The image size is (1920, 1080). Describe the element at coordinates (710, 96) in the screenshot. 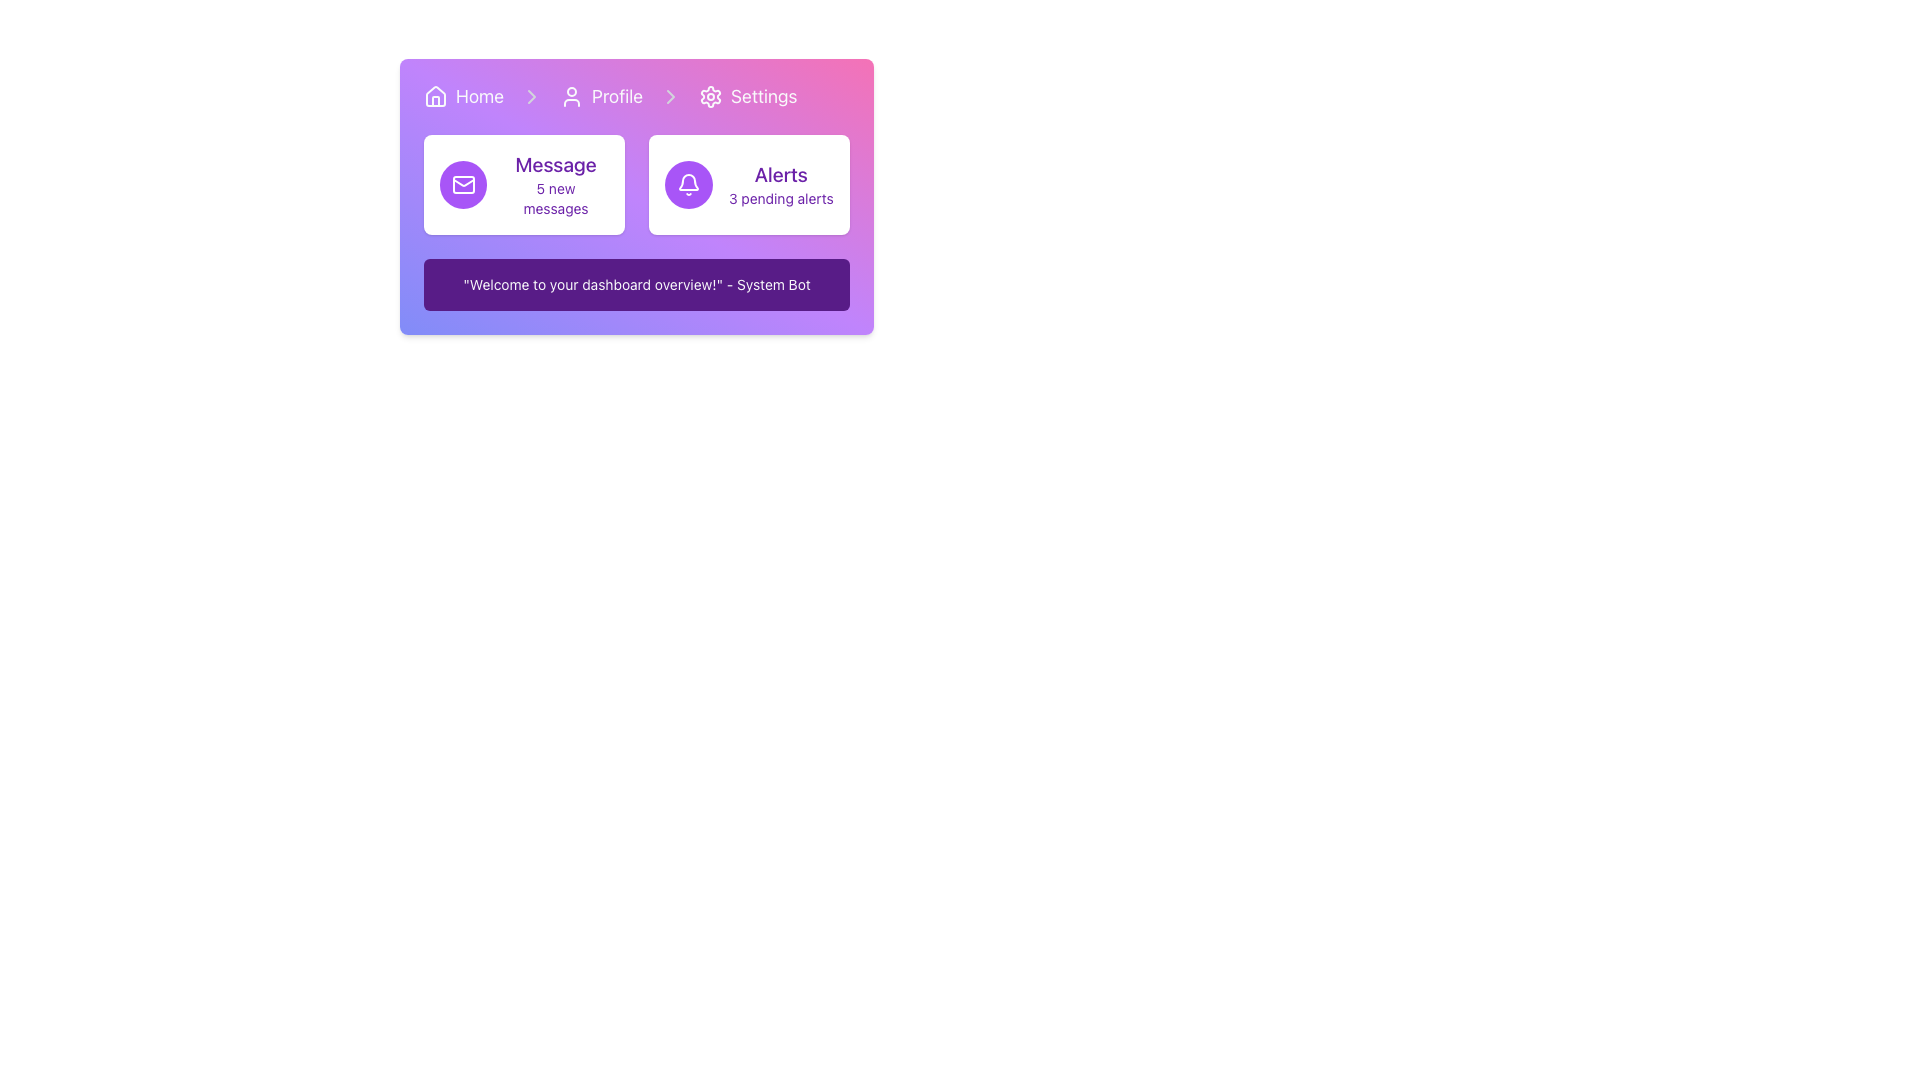

I see `the settings menu icon located to the left of the 'Settings' text` at that location.